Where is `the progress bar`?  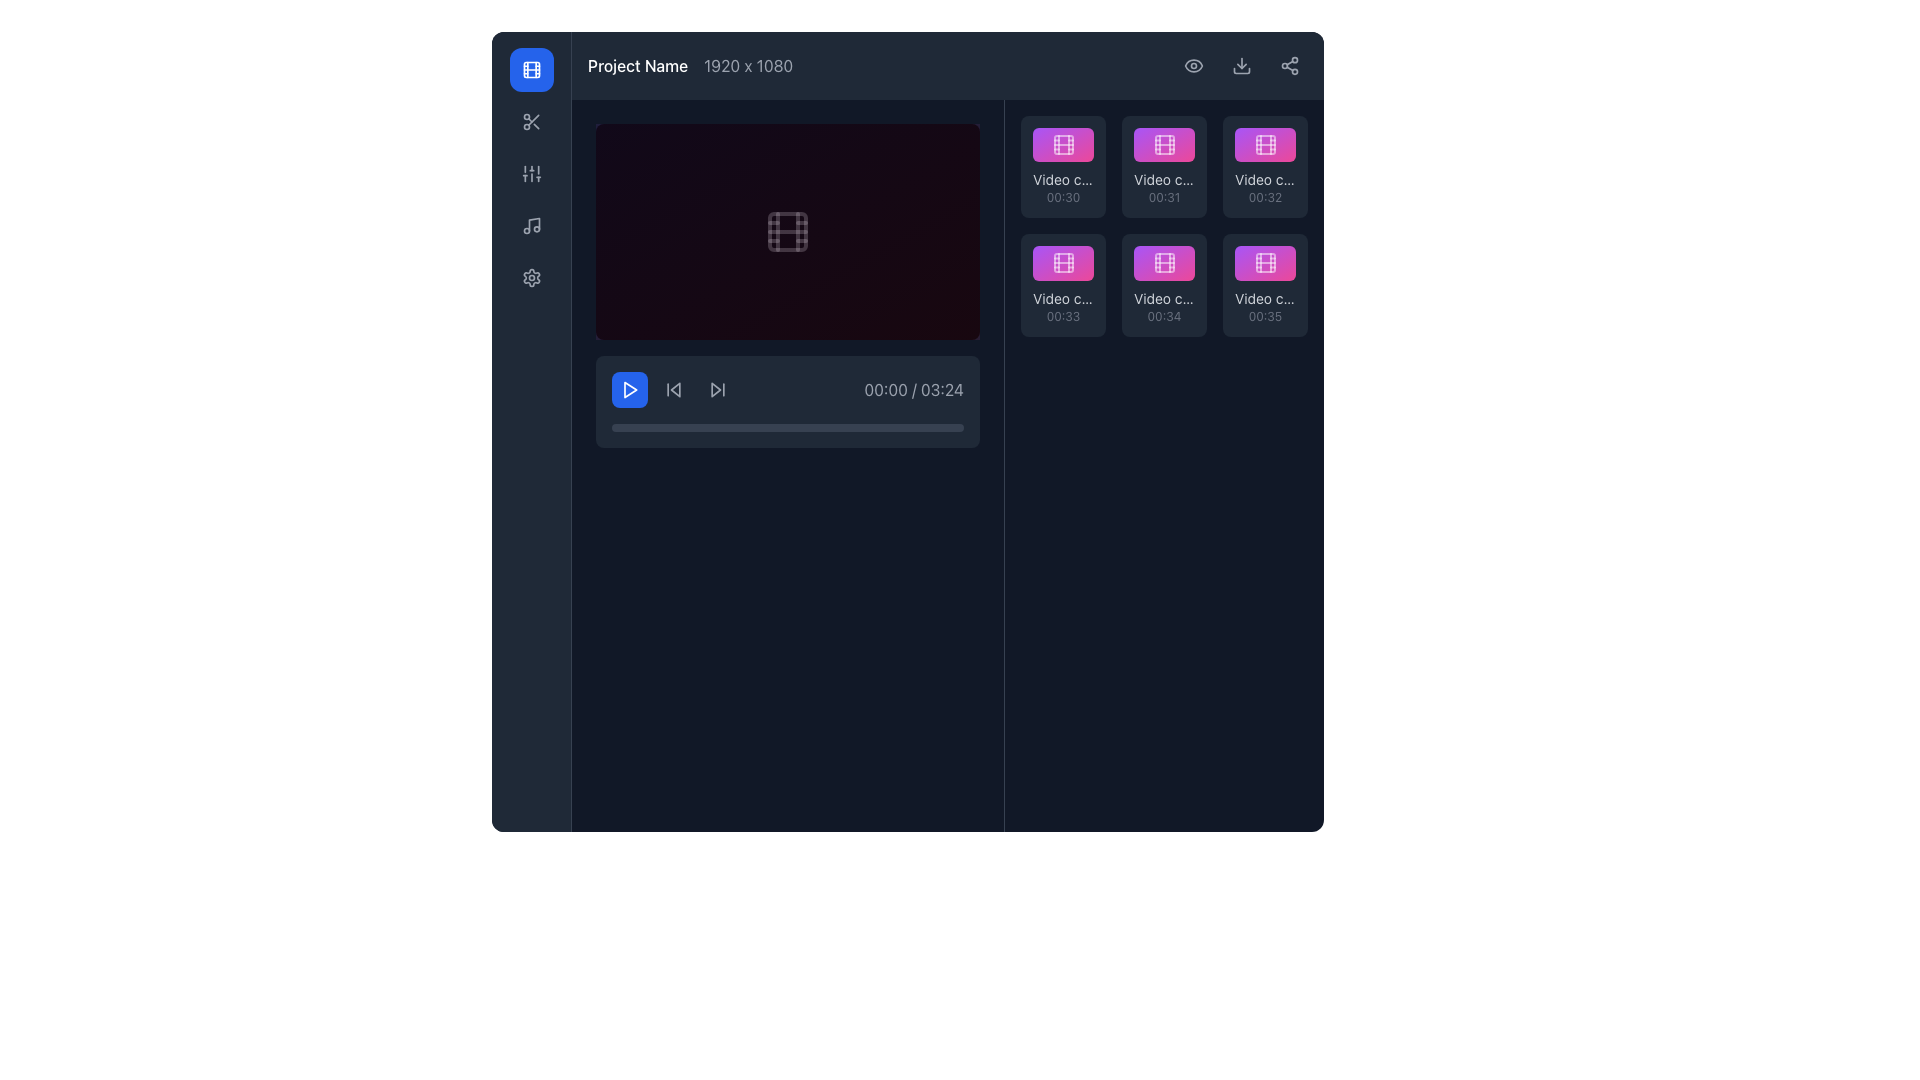
the progress bar is located at coordinates (650, 427).